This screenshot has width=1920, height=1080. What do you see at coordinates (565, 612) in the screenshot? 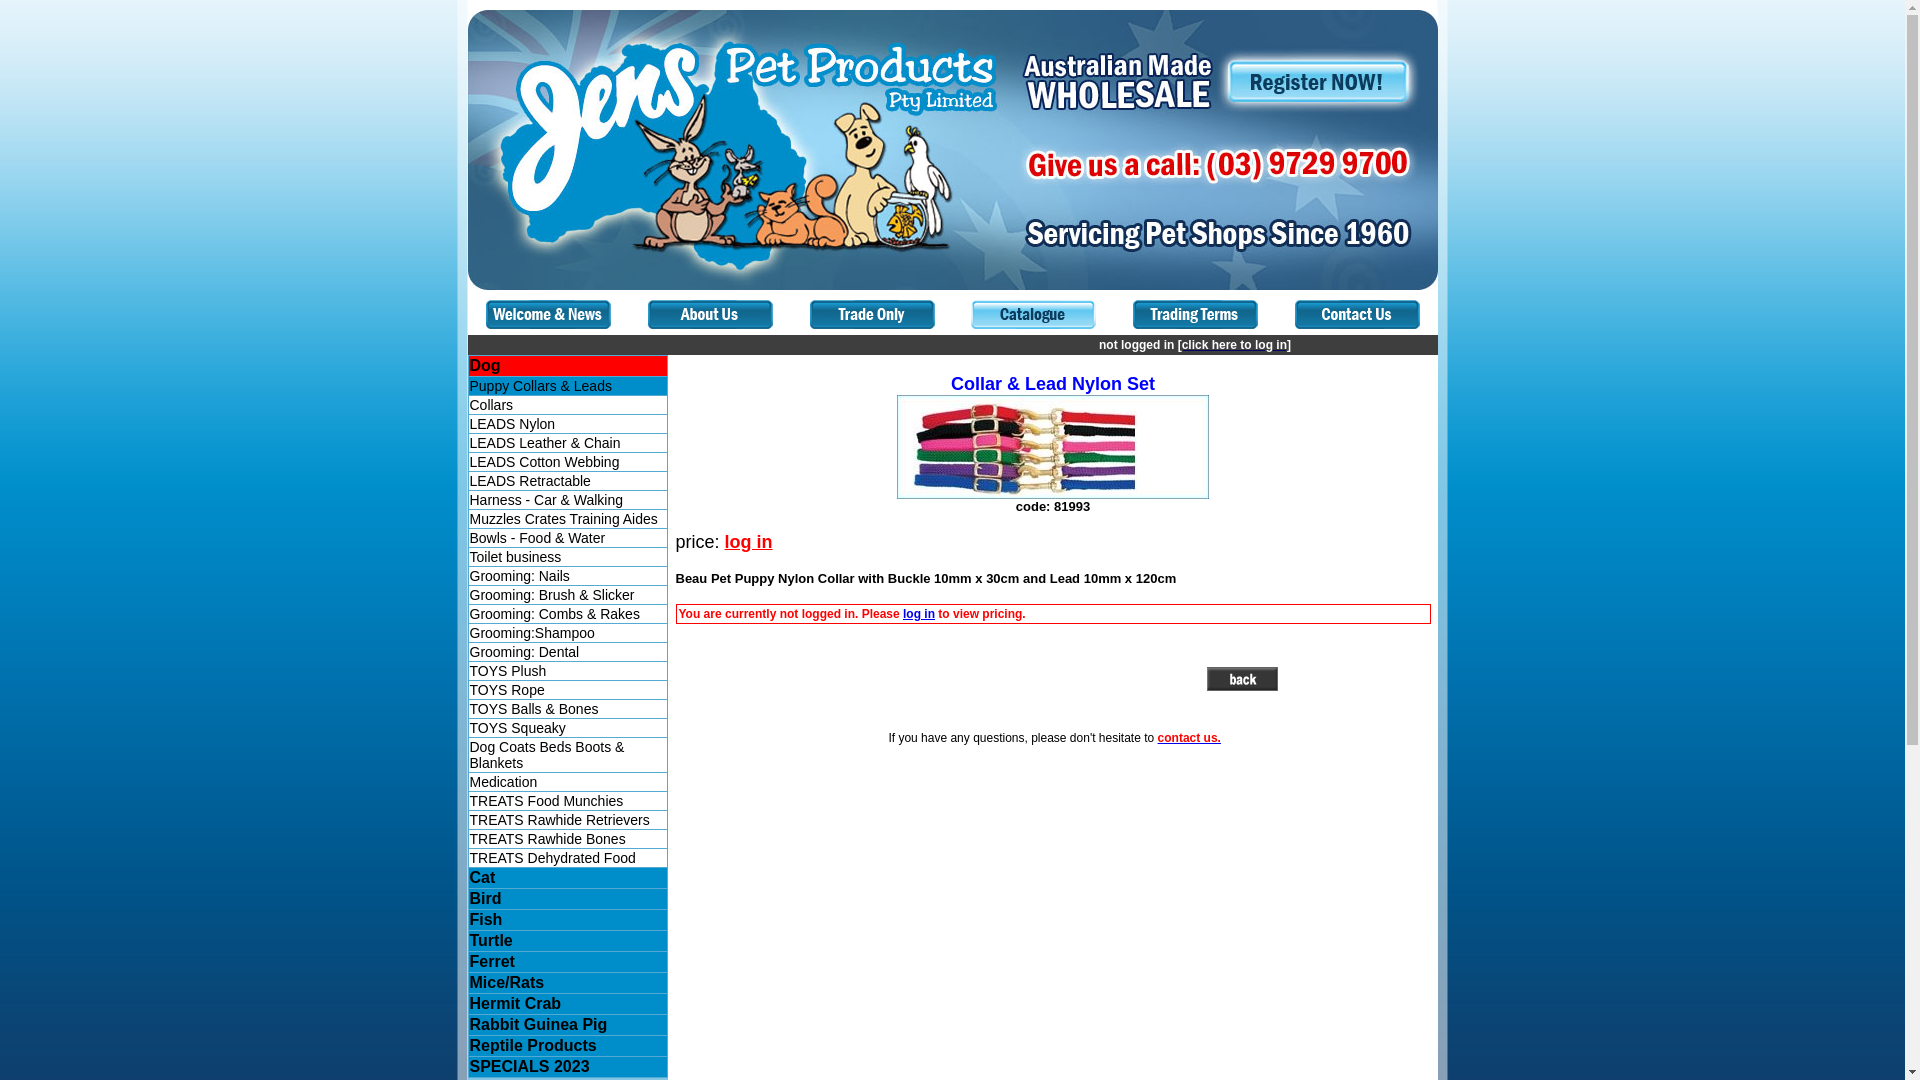
I see `'Grooming: Combs & Rakes'` at bounding box center [565, 612].